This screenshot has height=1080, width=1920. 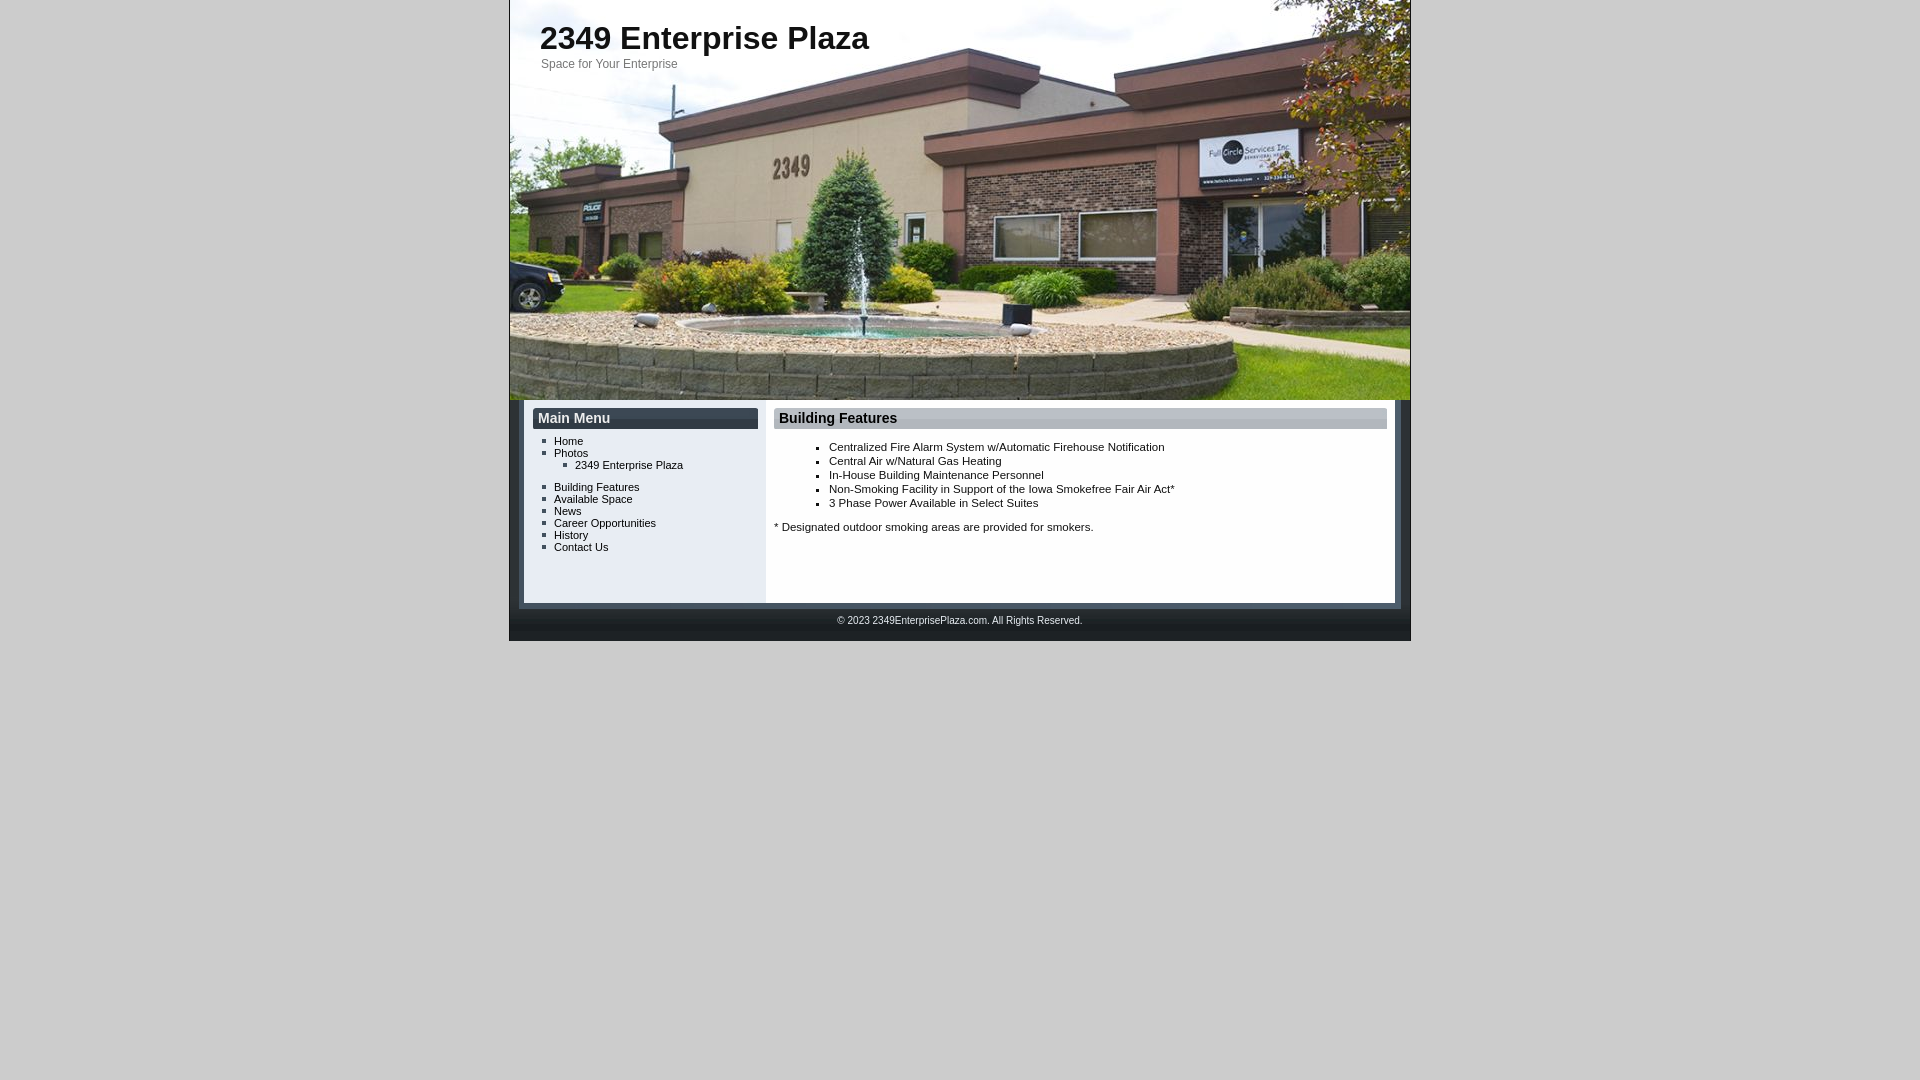 What do you see at coordinates (595, 486) in the screenshot?
I see `'Building Features'` at bounding box center [595, 486].